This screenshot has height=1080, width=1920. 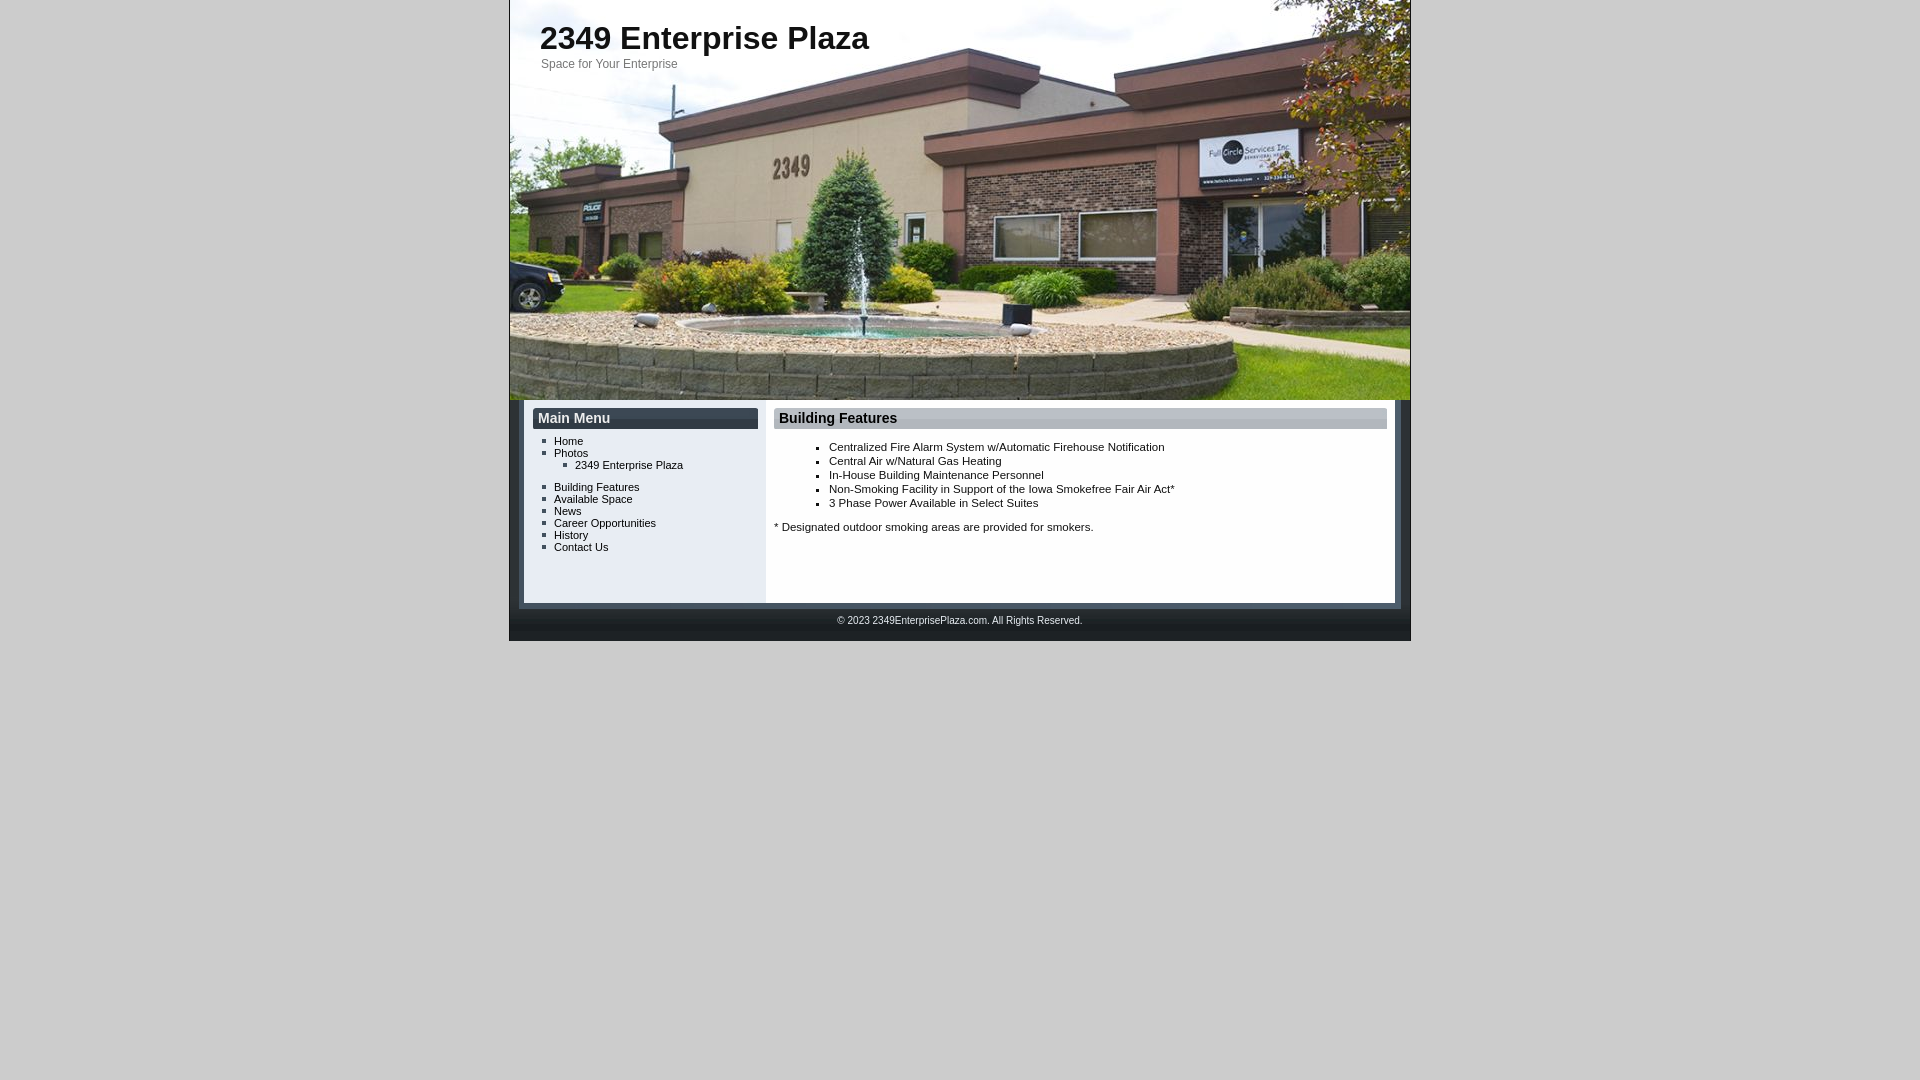 What do you see at coordinates (595, 486) in the screenshot?
I see `'Building Features'` at bounding box center [595, 486].